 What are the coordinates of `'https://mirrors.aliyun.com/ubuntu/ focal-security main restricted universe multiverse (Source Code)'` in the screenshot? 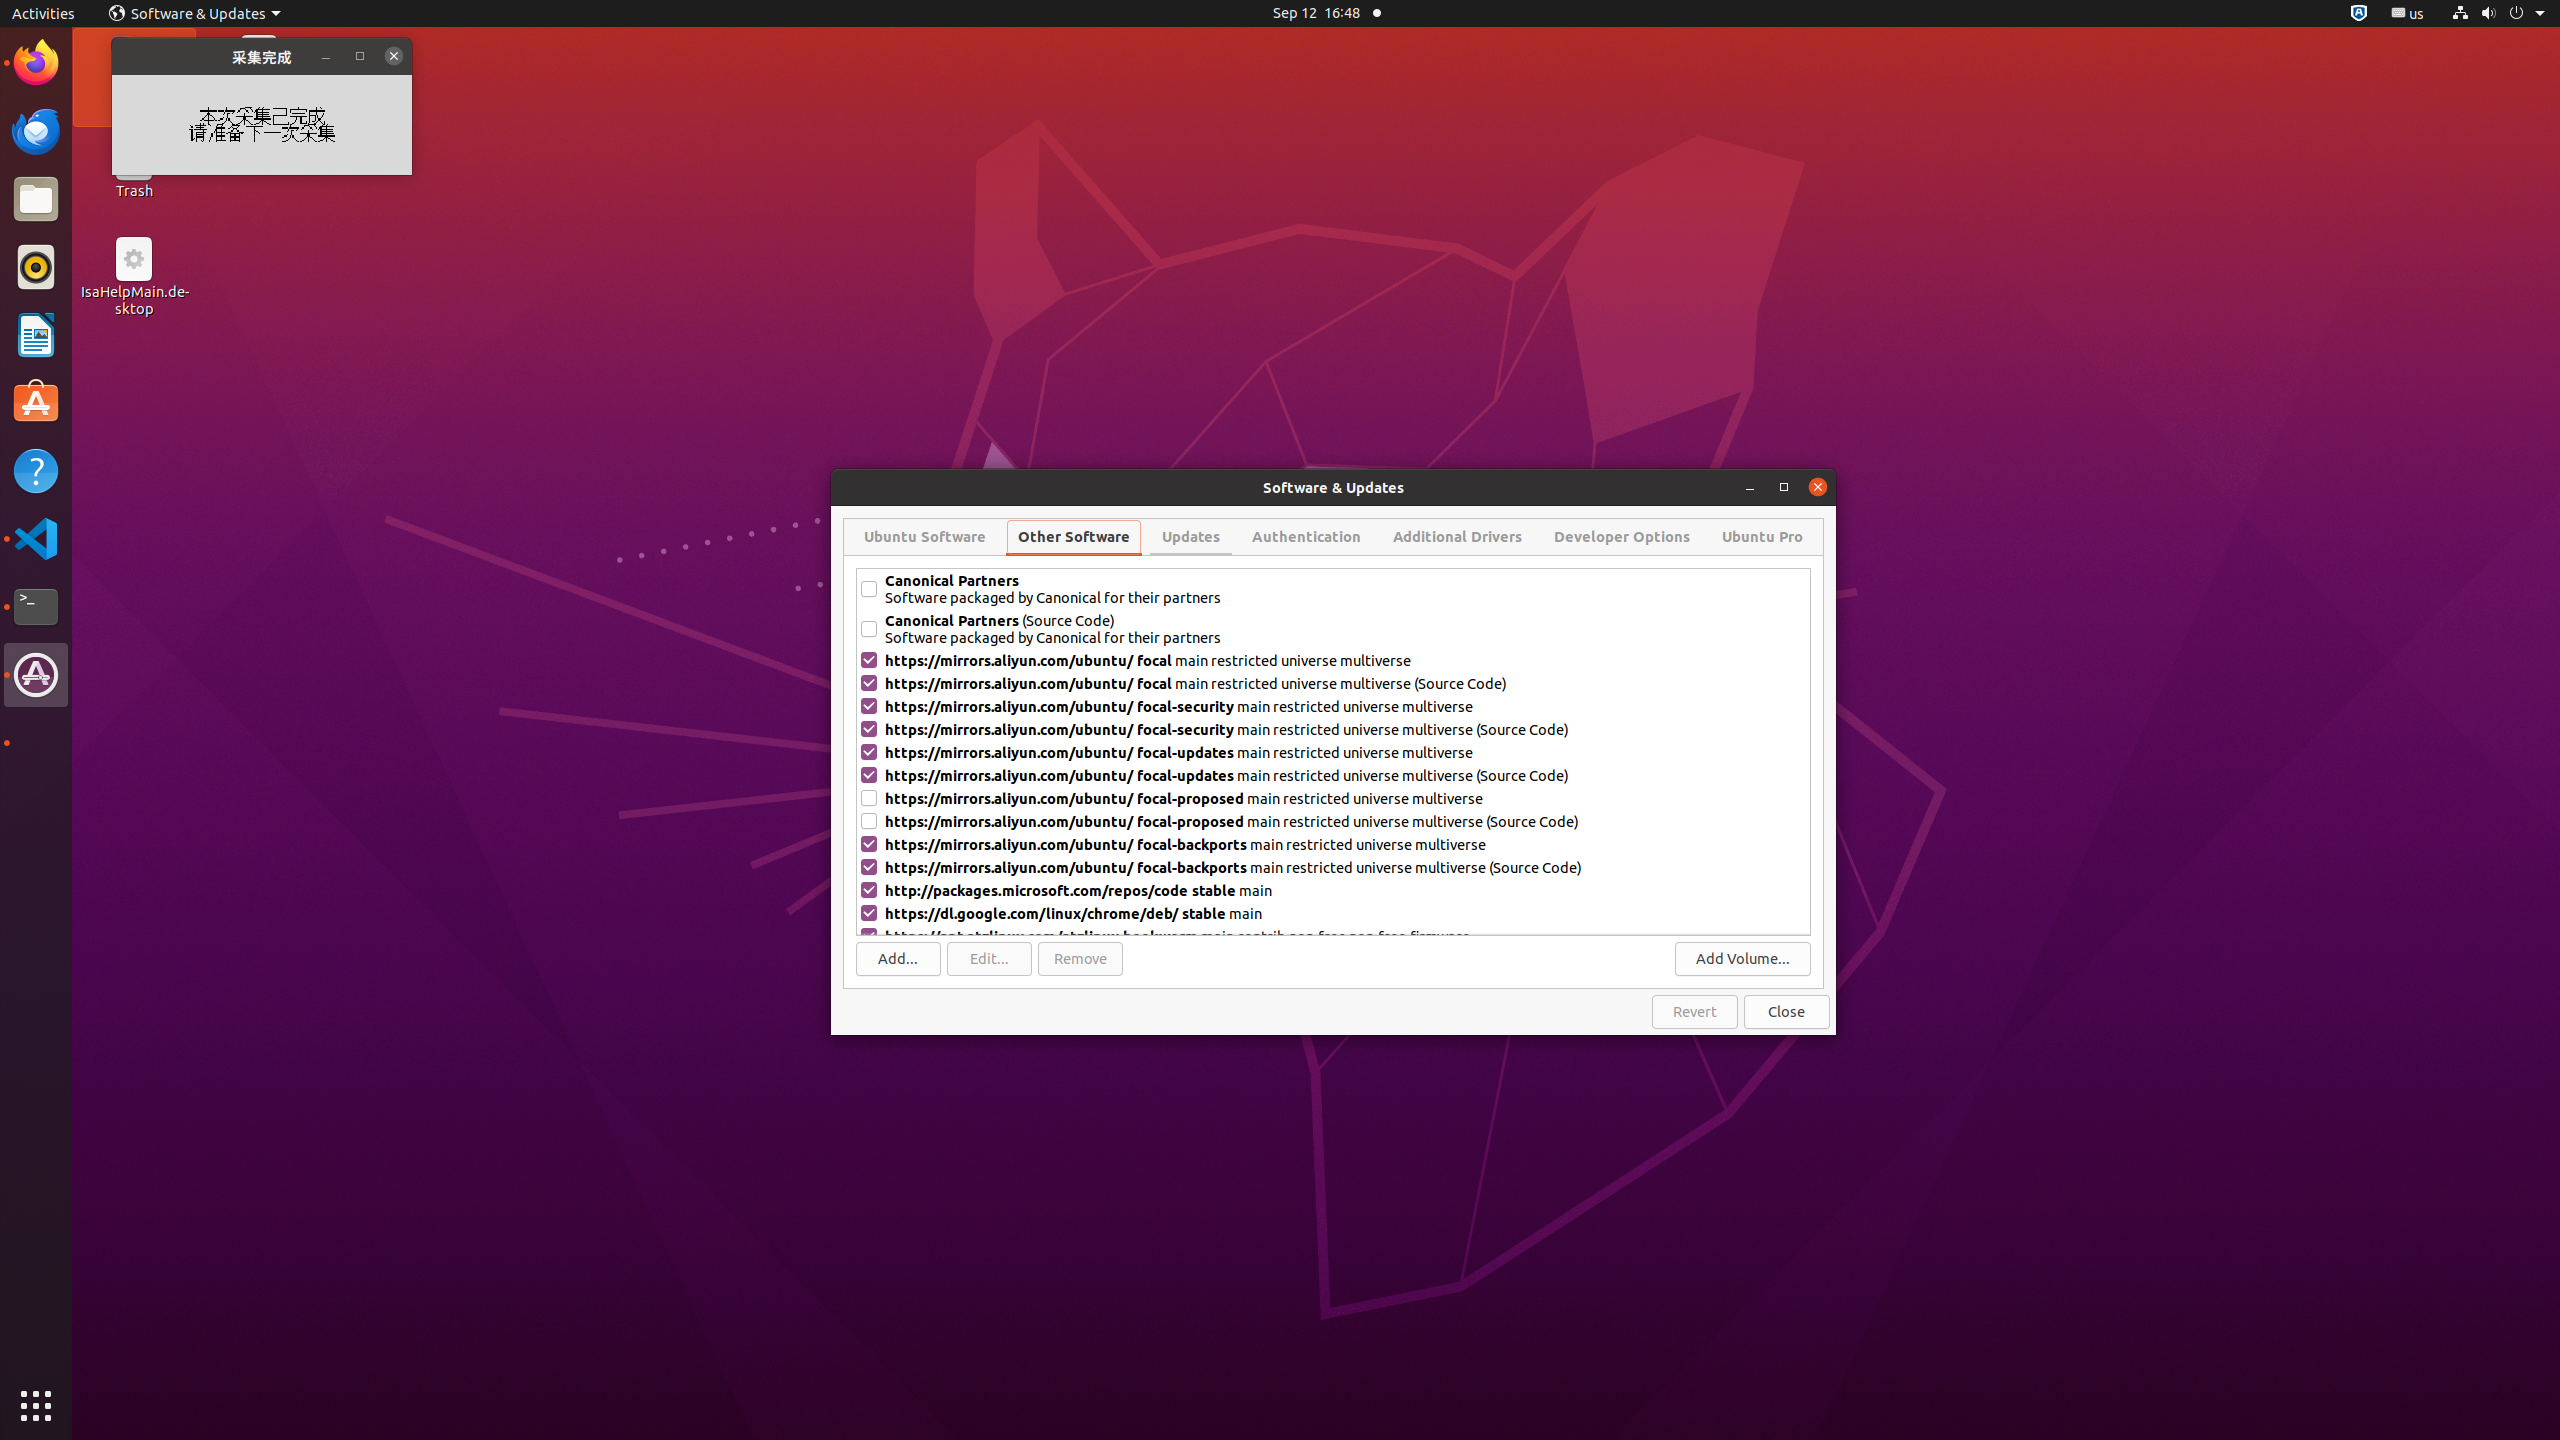 It's located at (1345, 728).